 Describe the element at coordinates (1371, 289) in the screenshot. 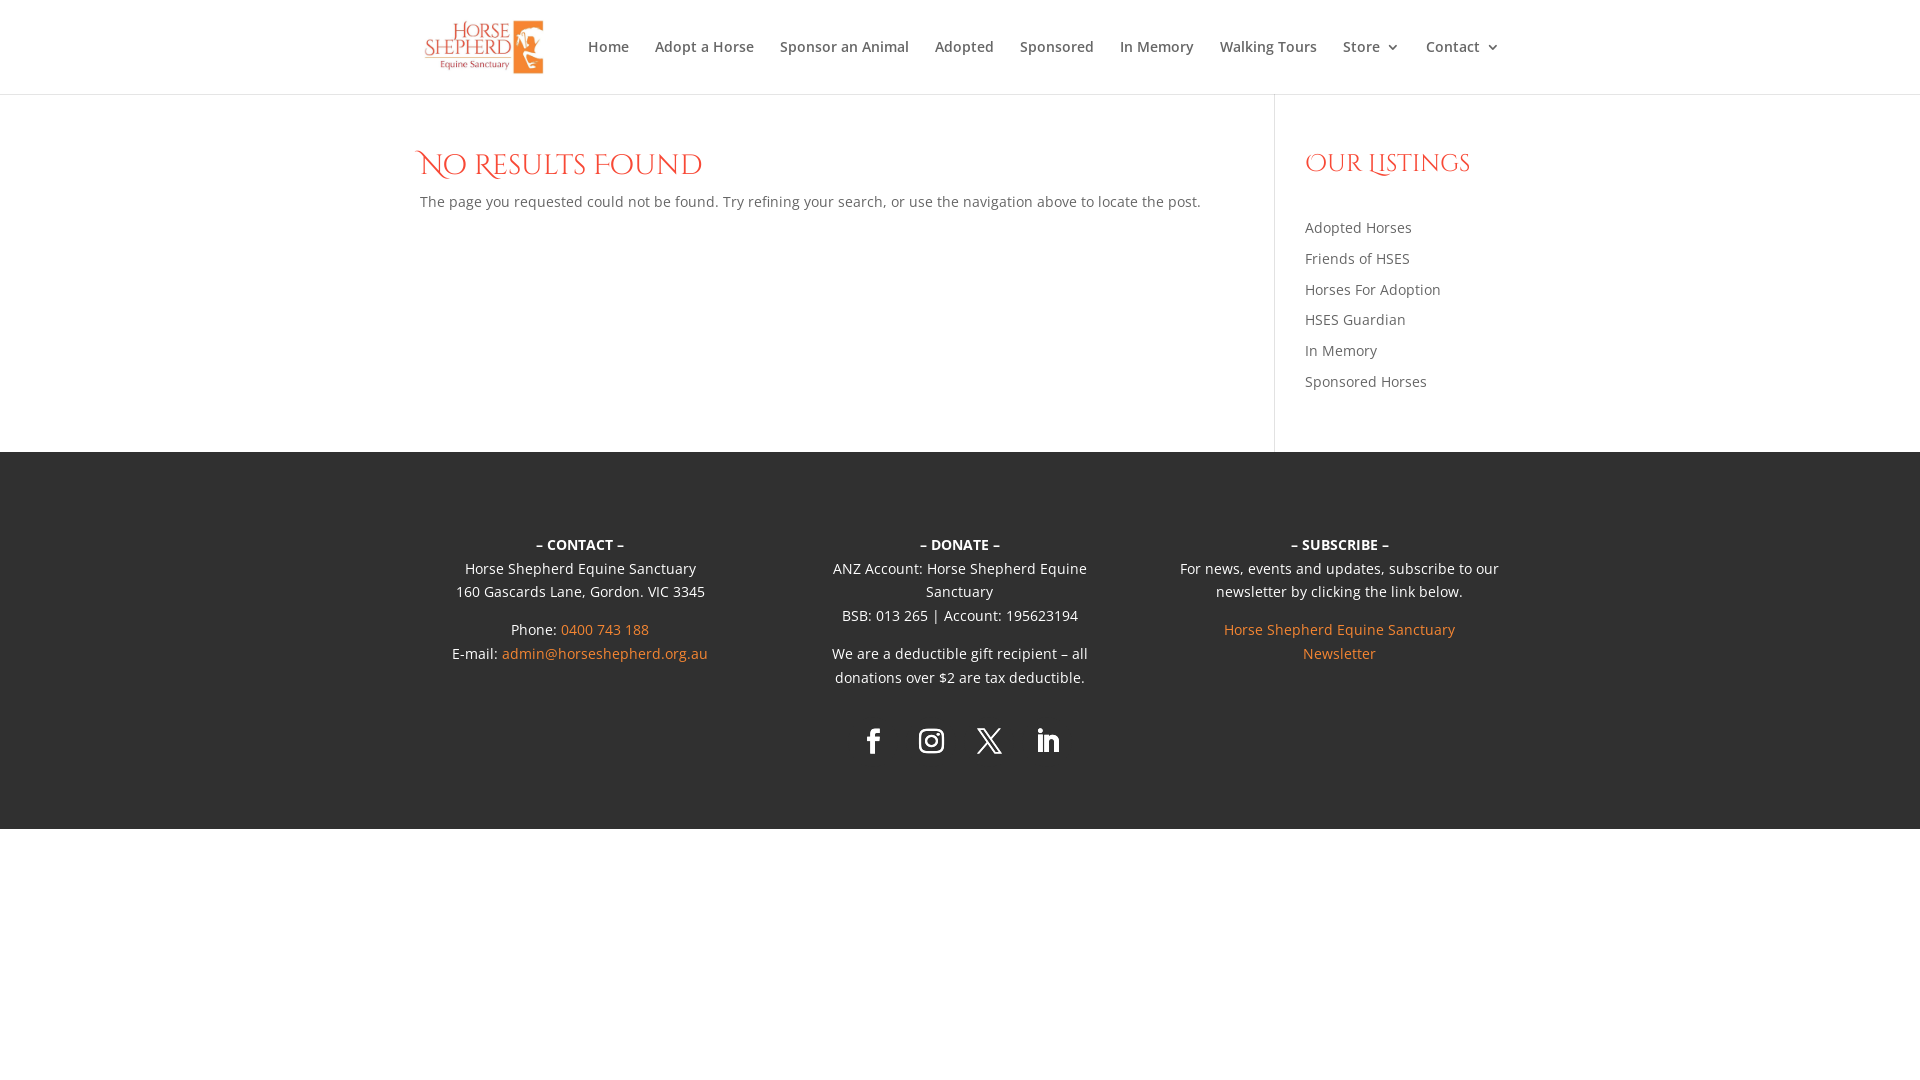

I see `'Horses For Adoption'` at that location.